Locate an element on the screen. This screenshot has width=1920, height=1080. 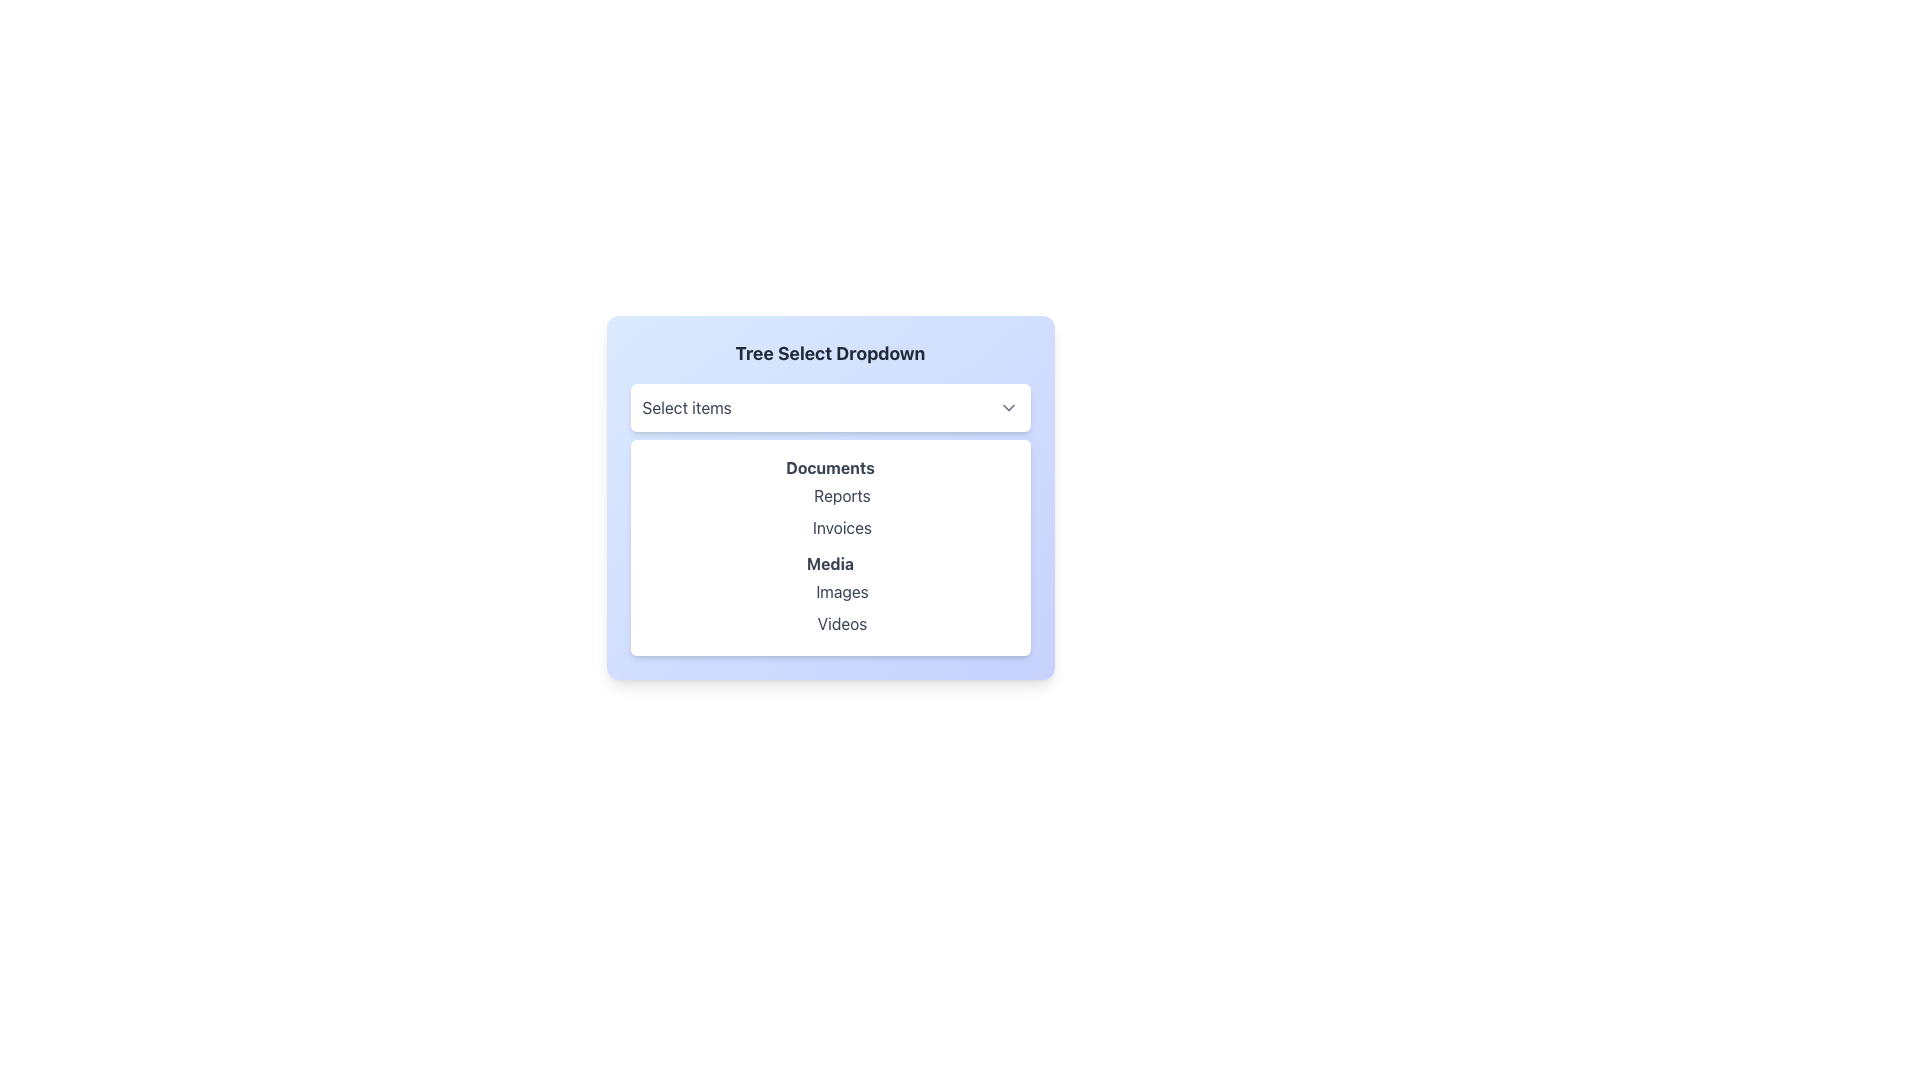
the small, downward-pointing chevron icon with a thin black outline located at the far-right side of the 'Select items' rectangular area is located at coordinates (1008, 407).